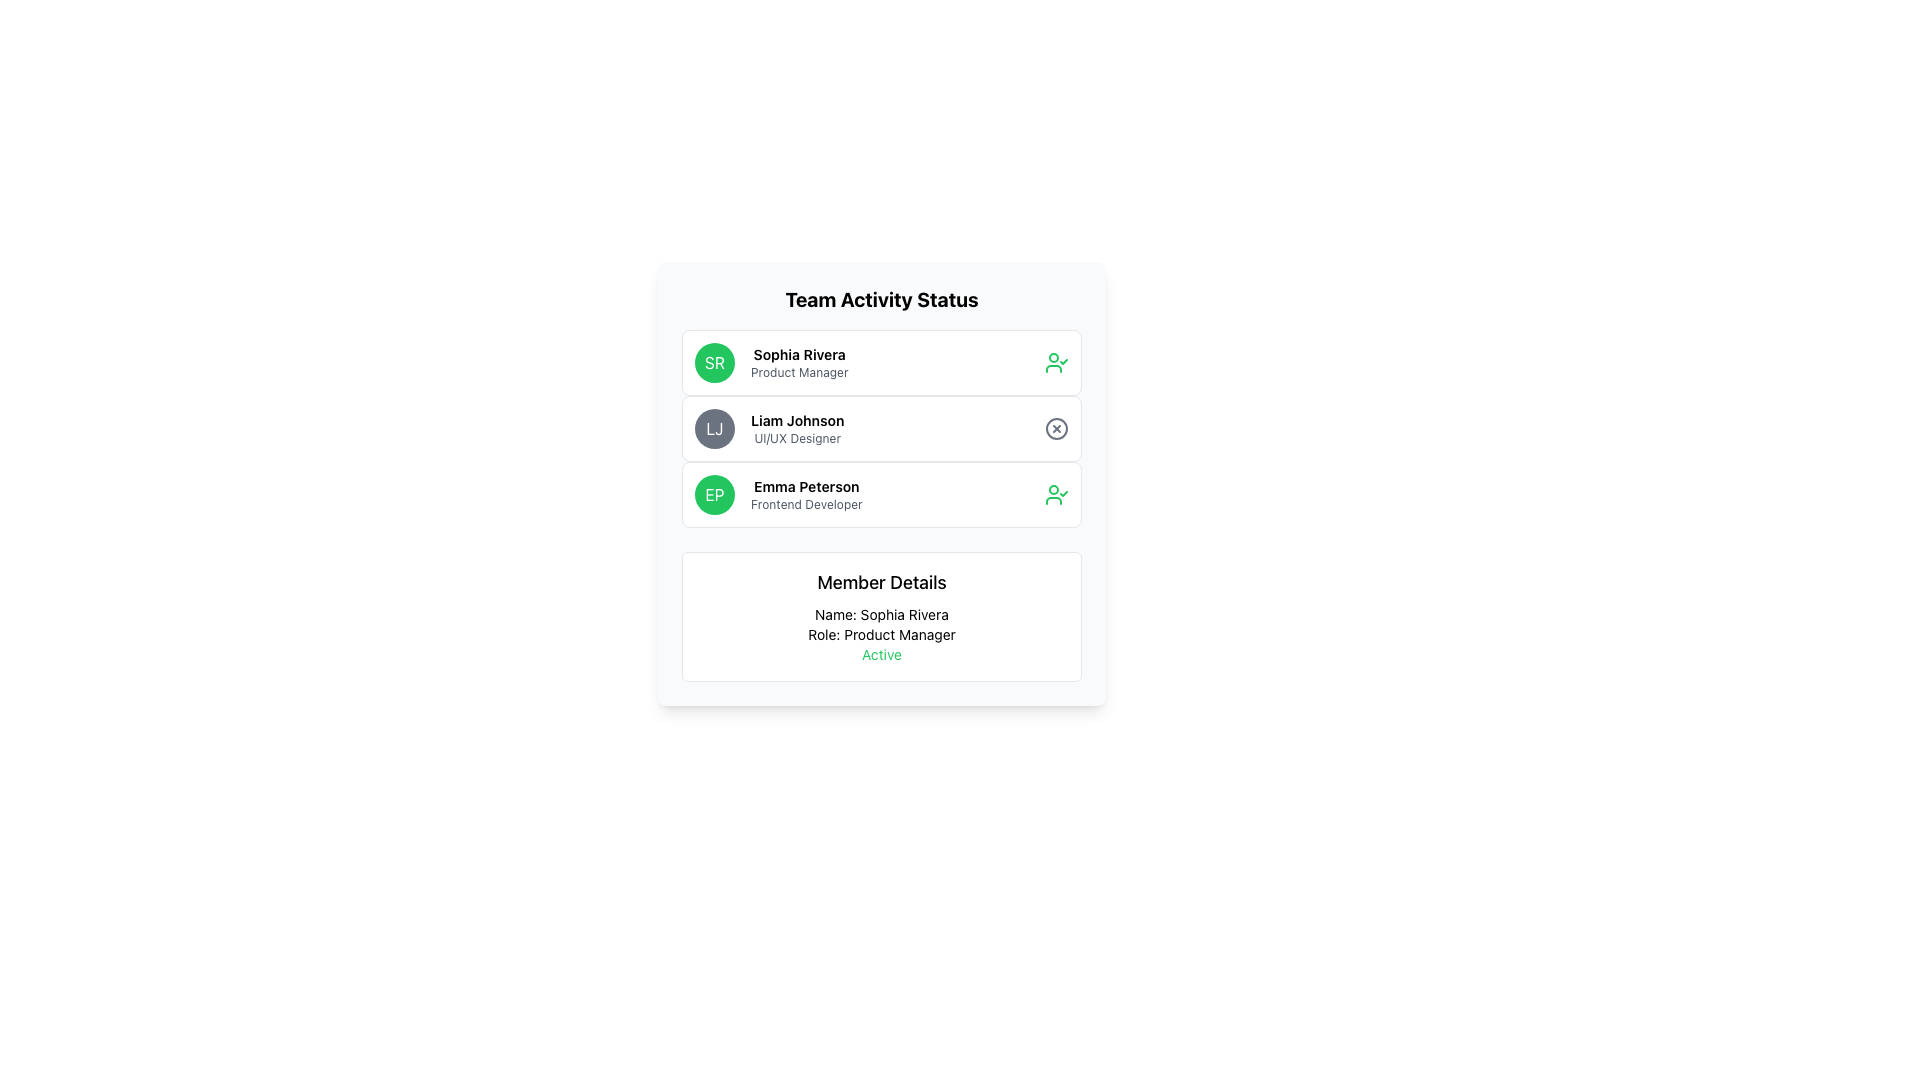  Describe the element at coordinates (881, 494) in the screenshot. I see `the interactive card displaying the name, role, and status of team member 'Emma Peterson' within the 'Team Activity Status' list for additional menu options` at that location.